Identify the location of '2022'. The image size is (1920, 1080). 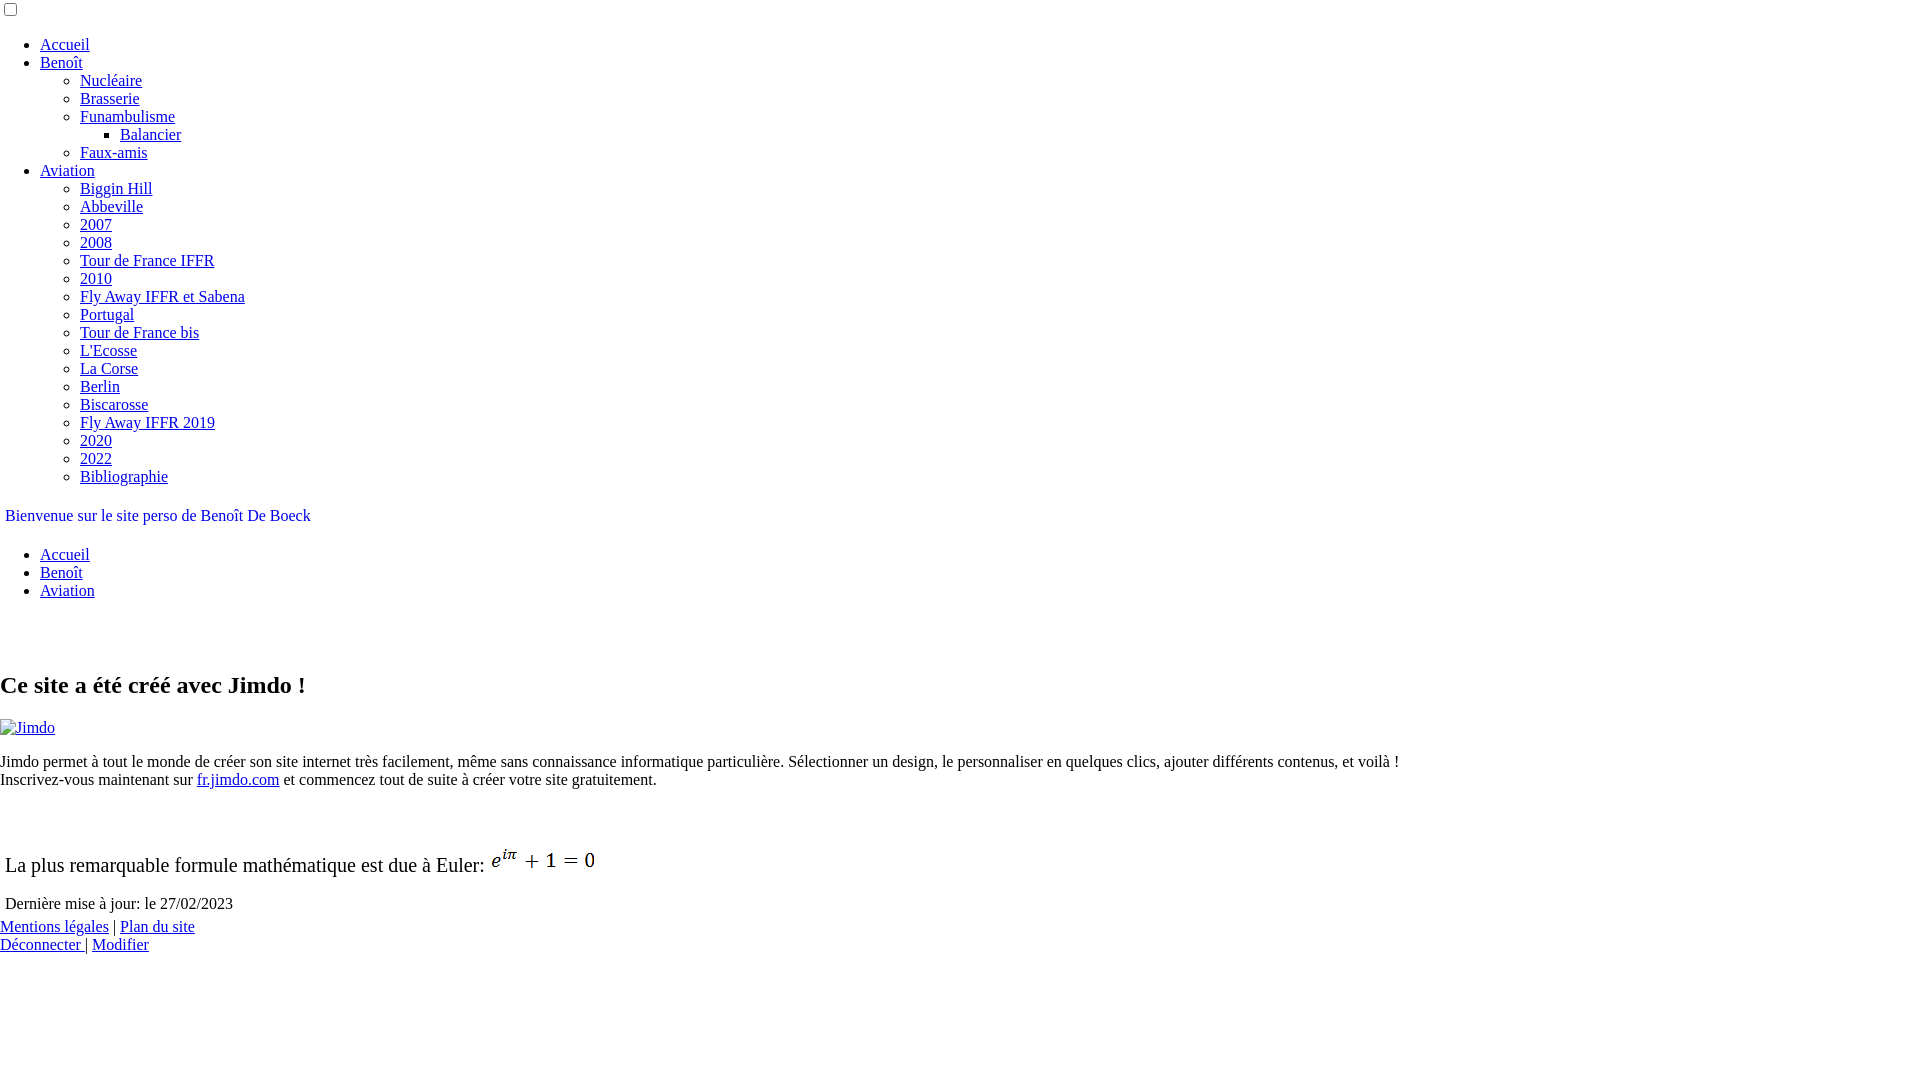
(95, 458).